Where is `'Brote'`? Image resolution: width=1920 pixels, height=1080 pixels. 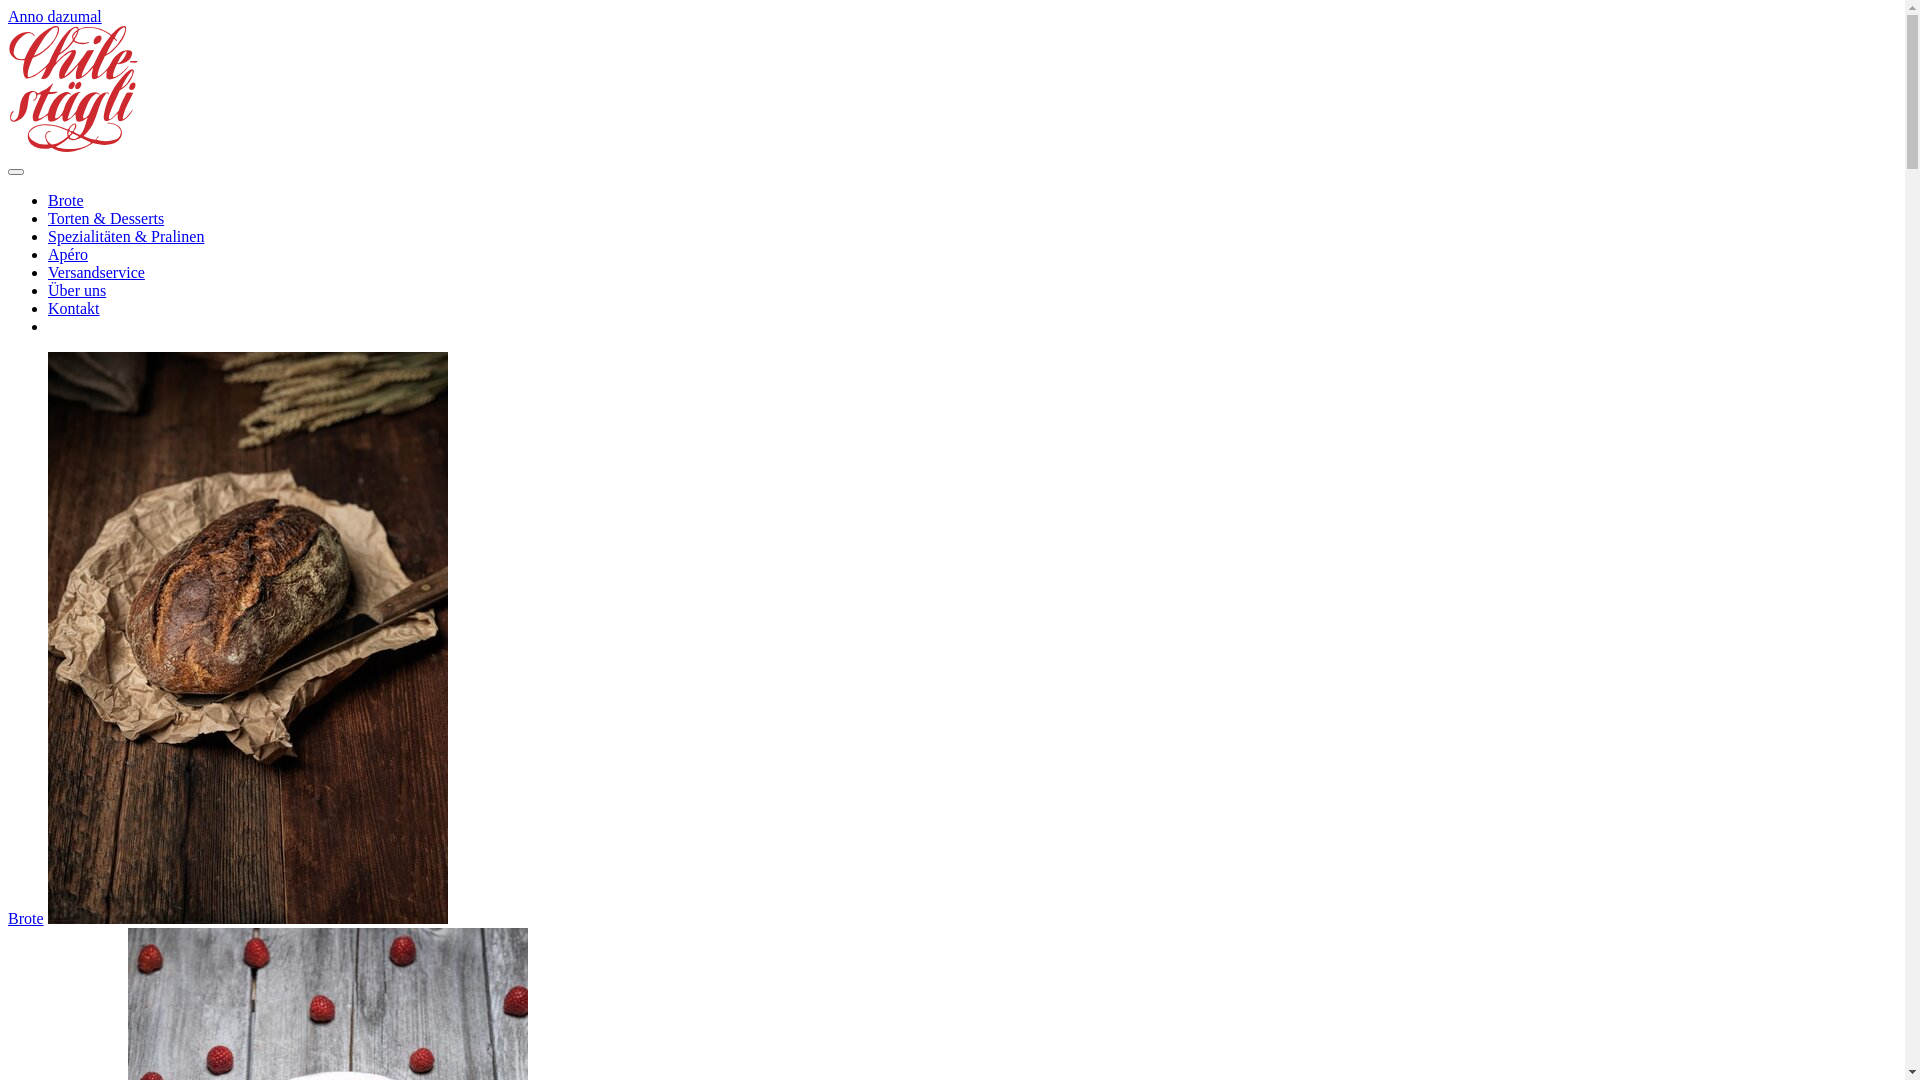 'Brote' is located at coordinates (66, 200).